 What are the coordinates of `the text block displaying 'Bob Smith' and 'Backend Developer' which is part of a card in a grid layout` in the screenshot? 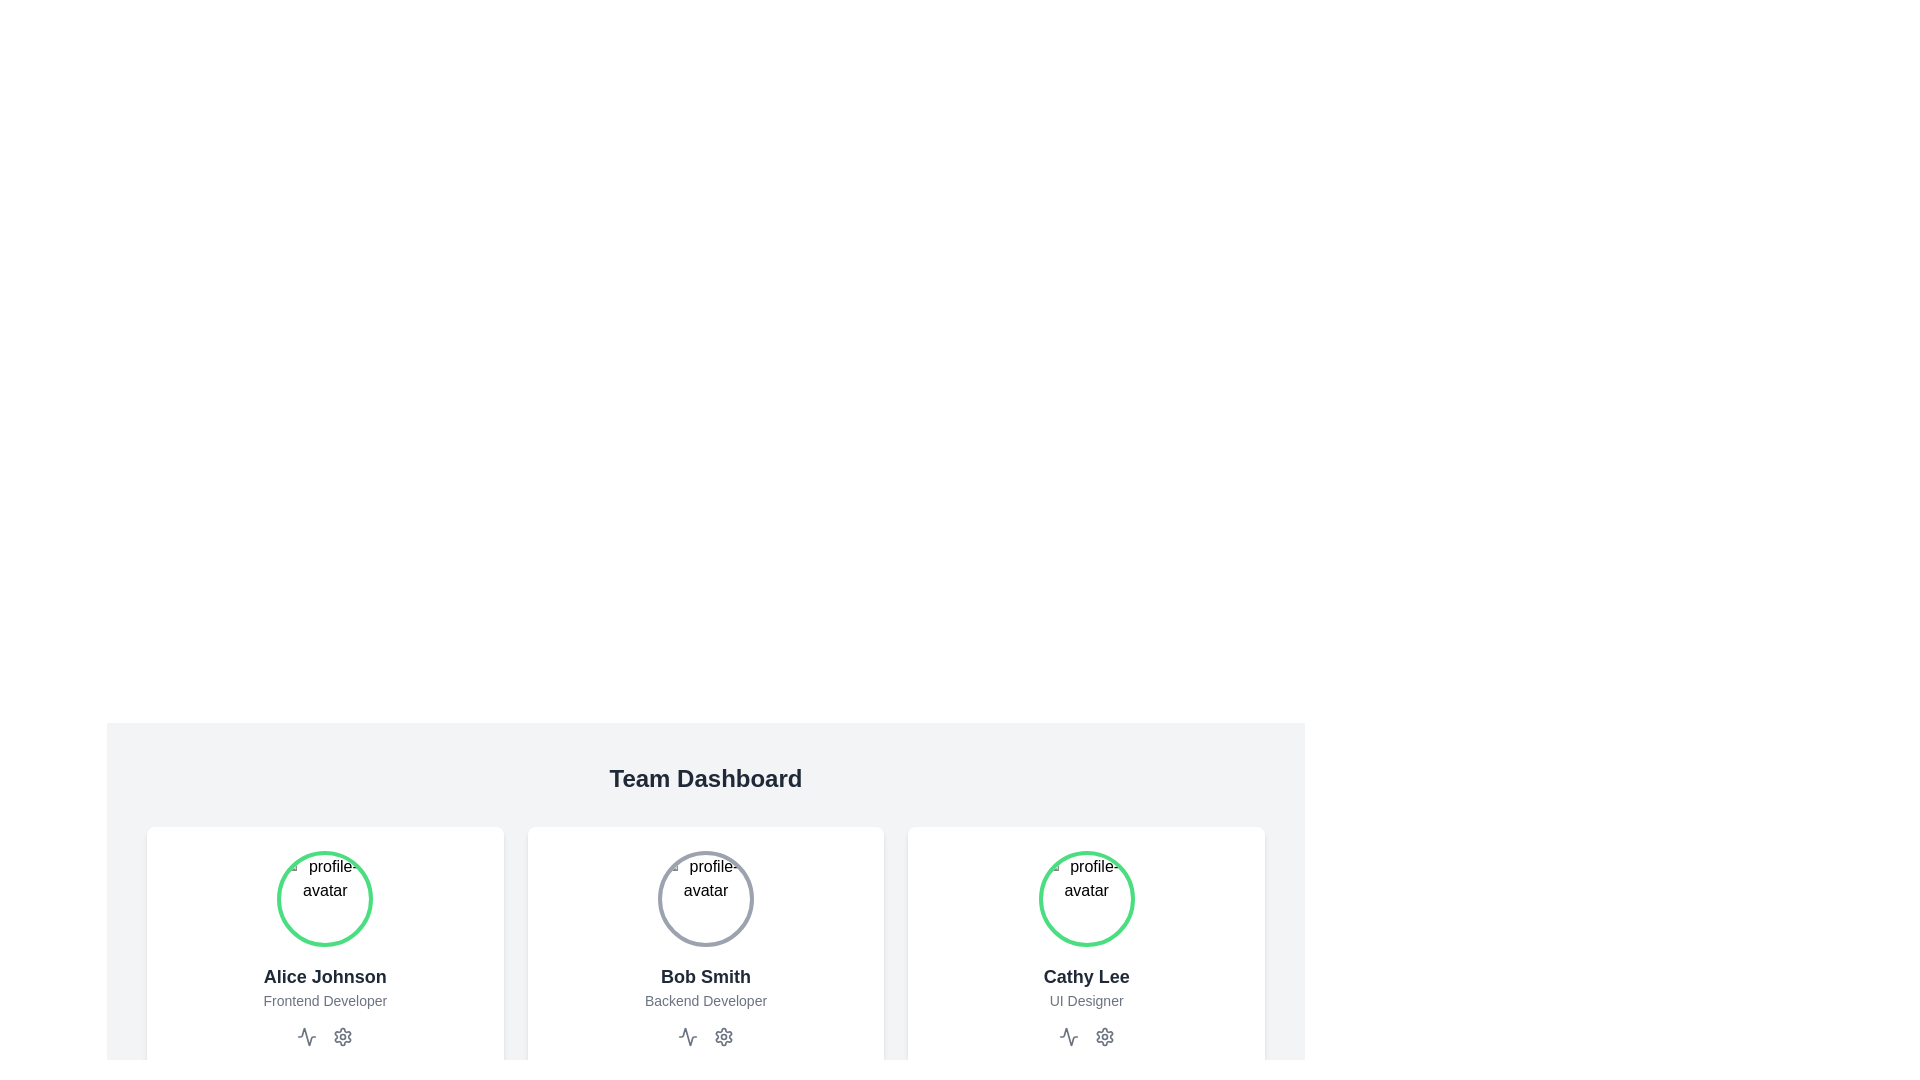 It's located at (705, 986).